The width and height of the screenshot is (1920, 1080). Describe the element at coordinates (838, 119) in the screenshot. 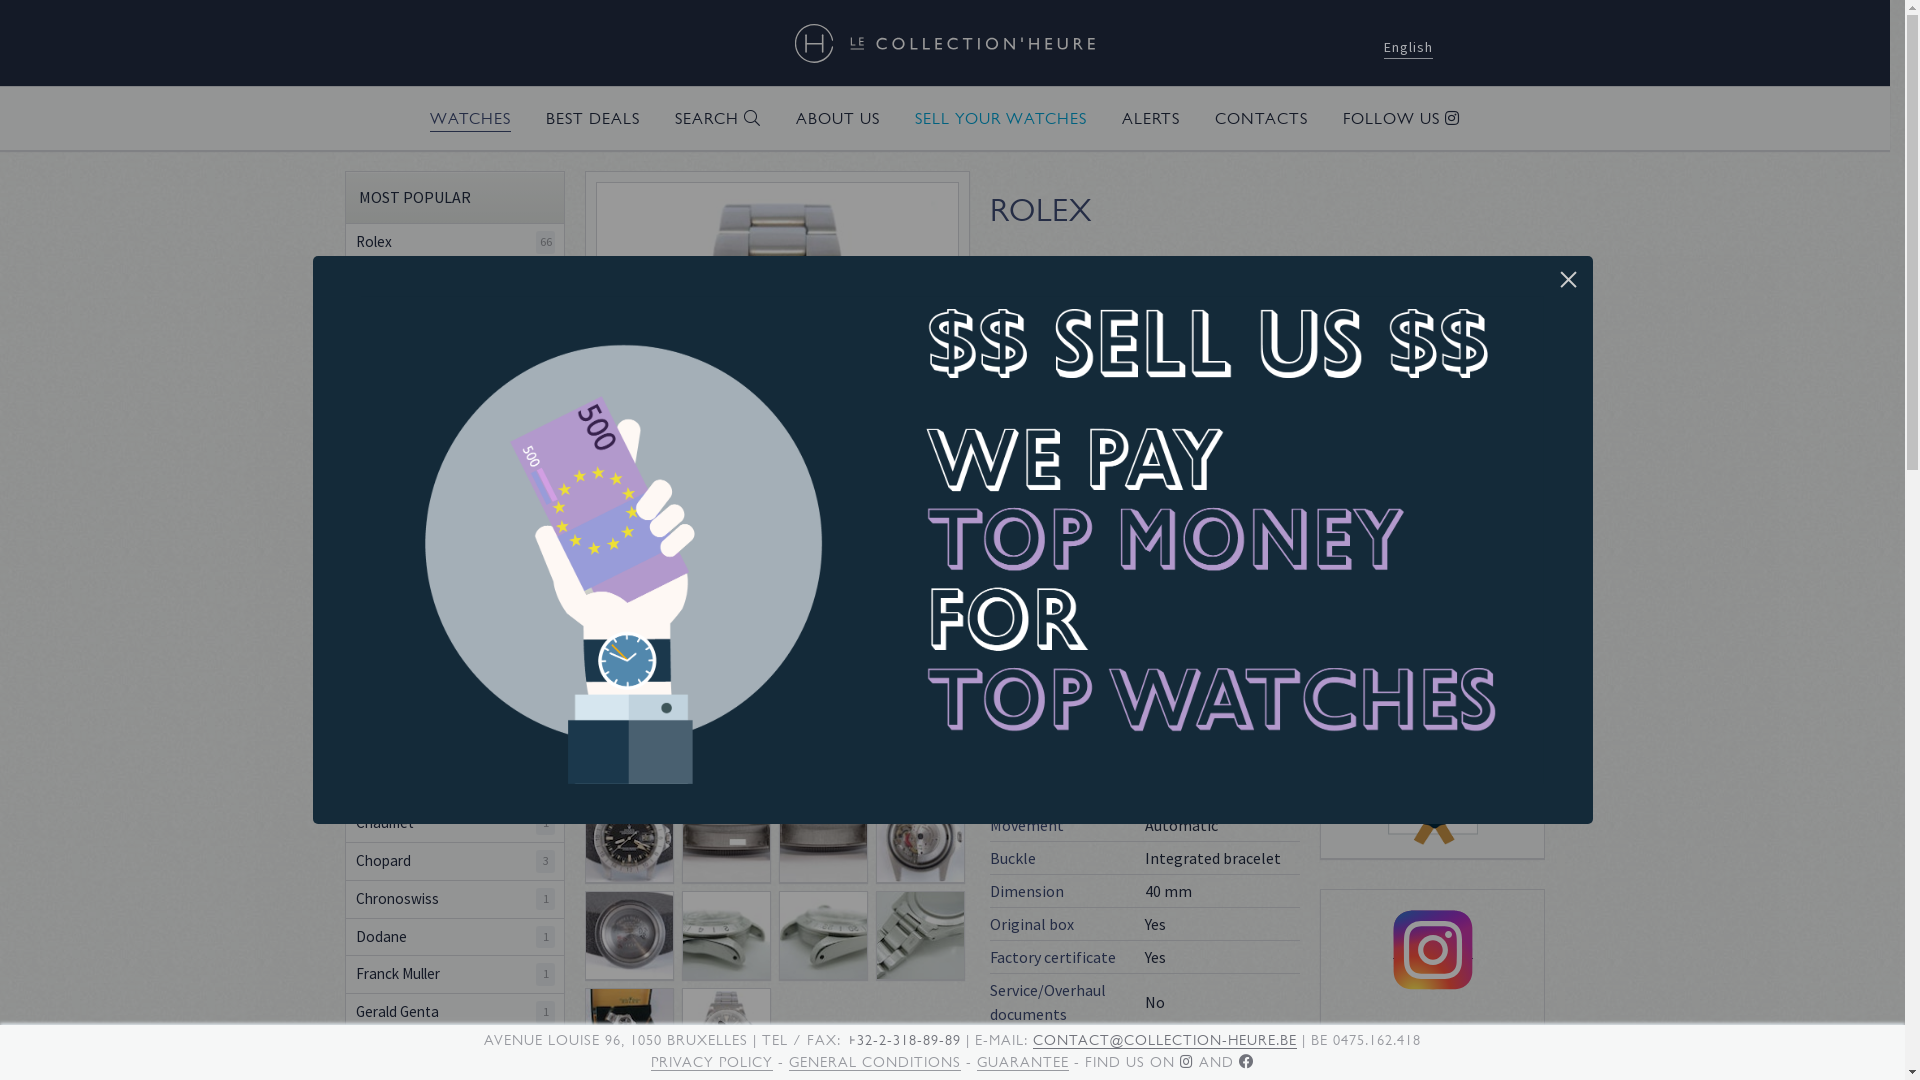

I see `'ABOUT US'` at that location.